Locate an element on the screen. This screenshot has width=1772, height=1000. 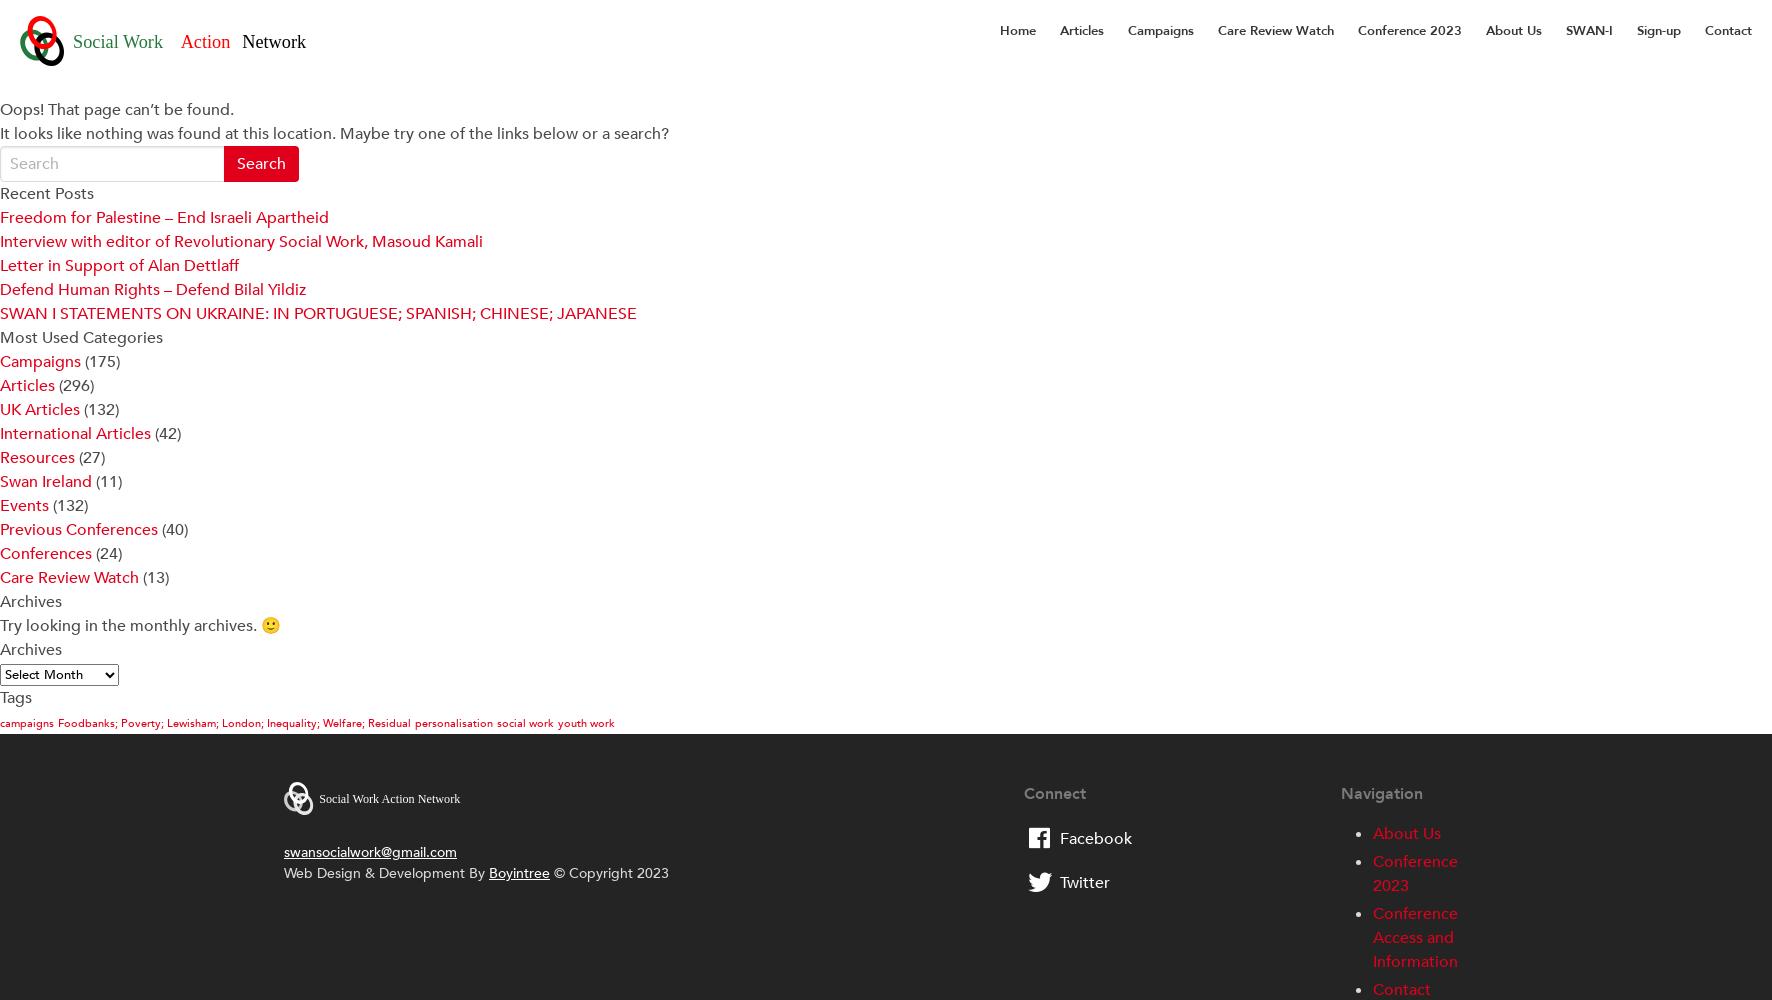
'Twitter' is located at coordinates (1083, 883).